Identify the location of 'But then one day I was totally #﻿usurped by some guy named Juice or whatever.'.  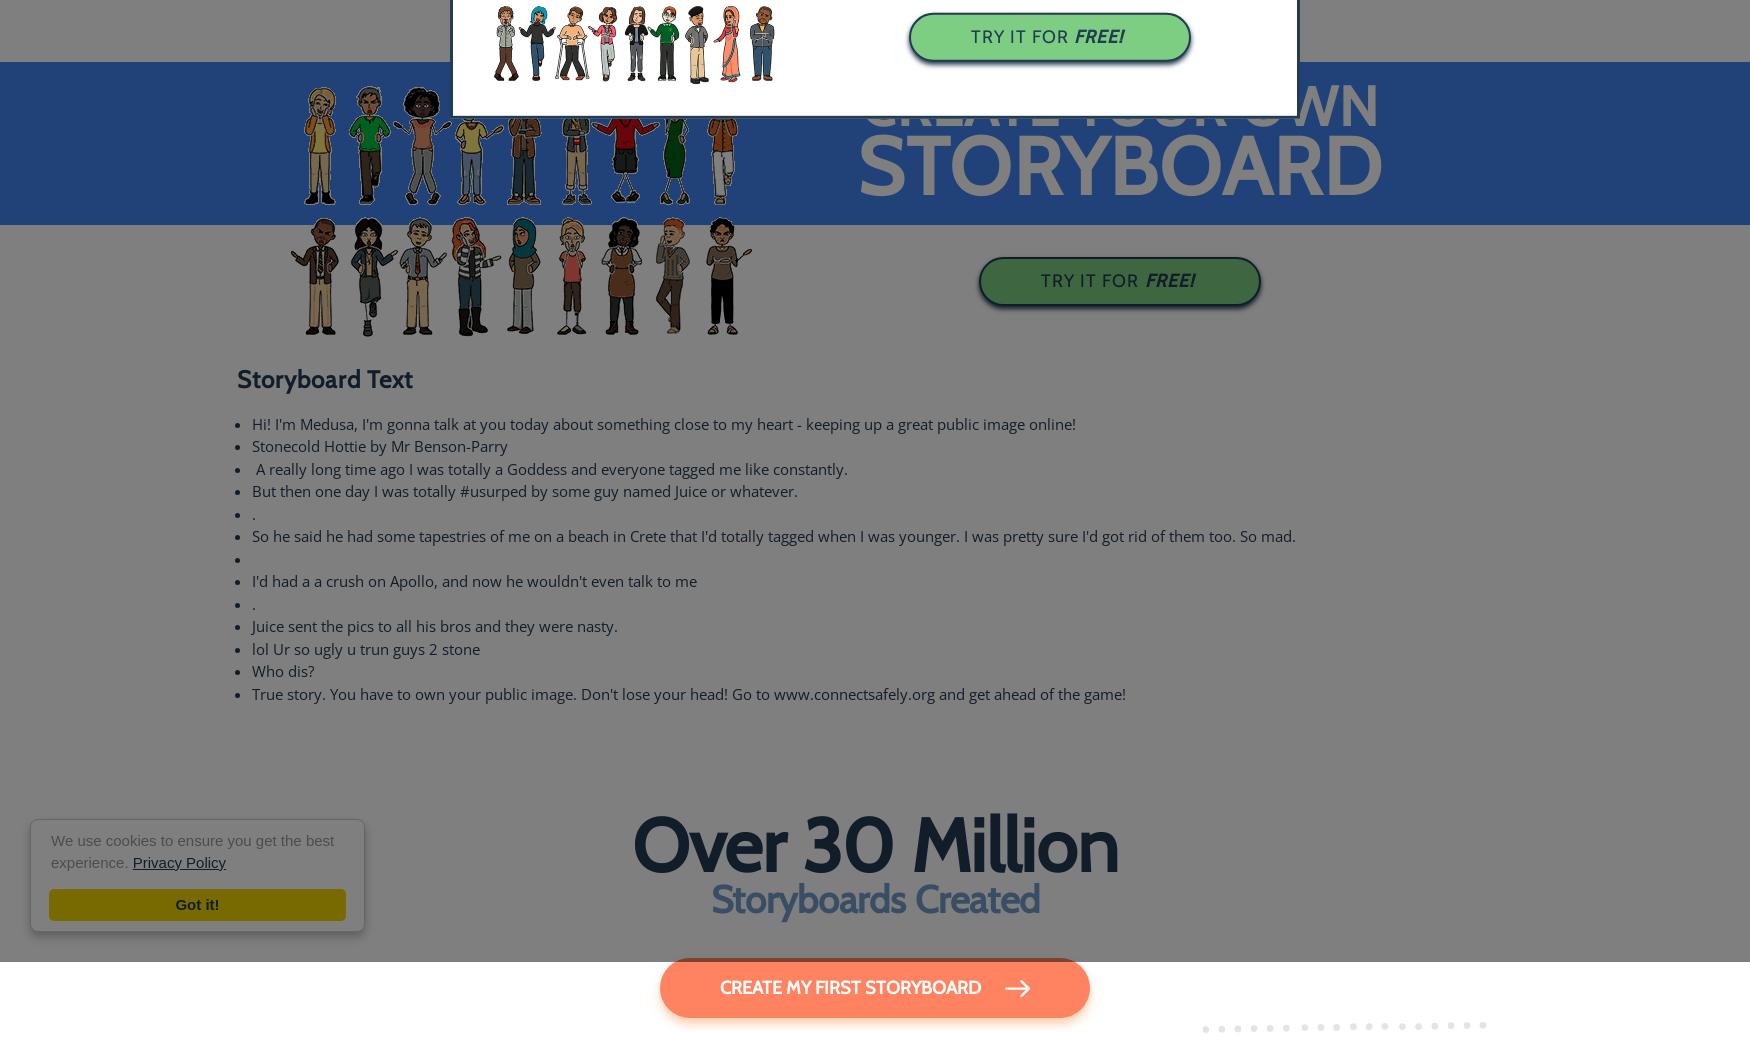
(524, 490).